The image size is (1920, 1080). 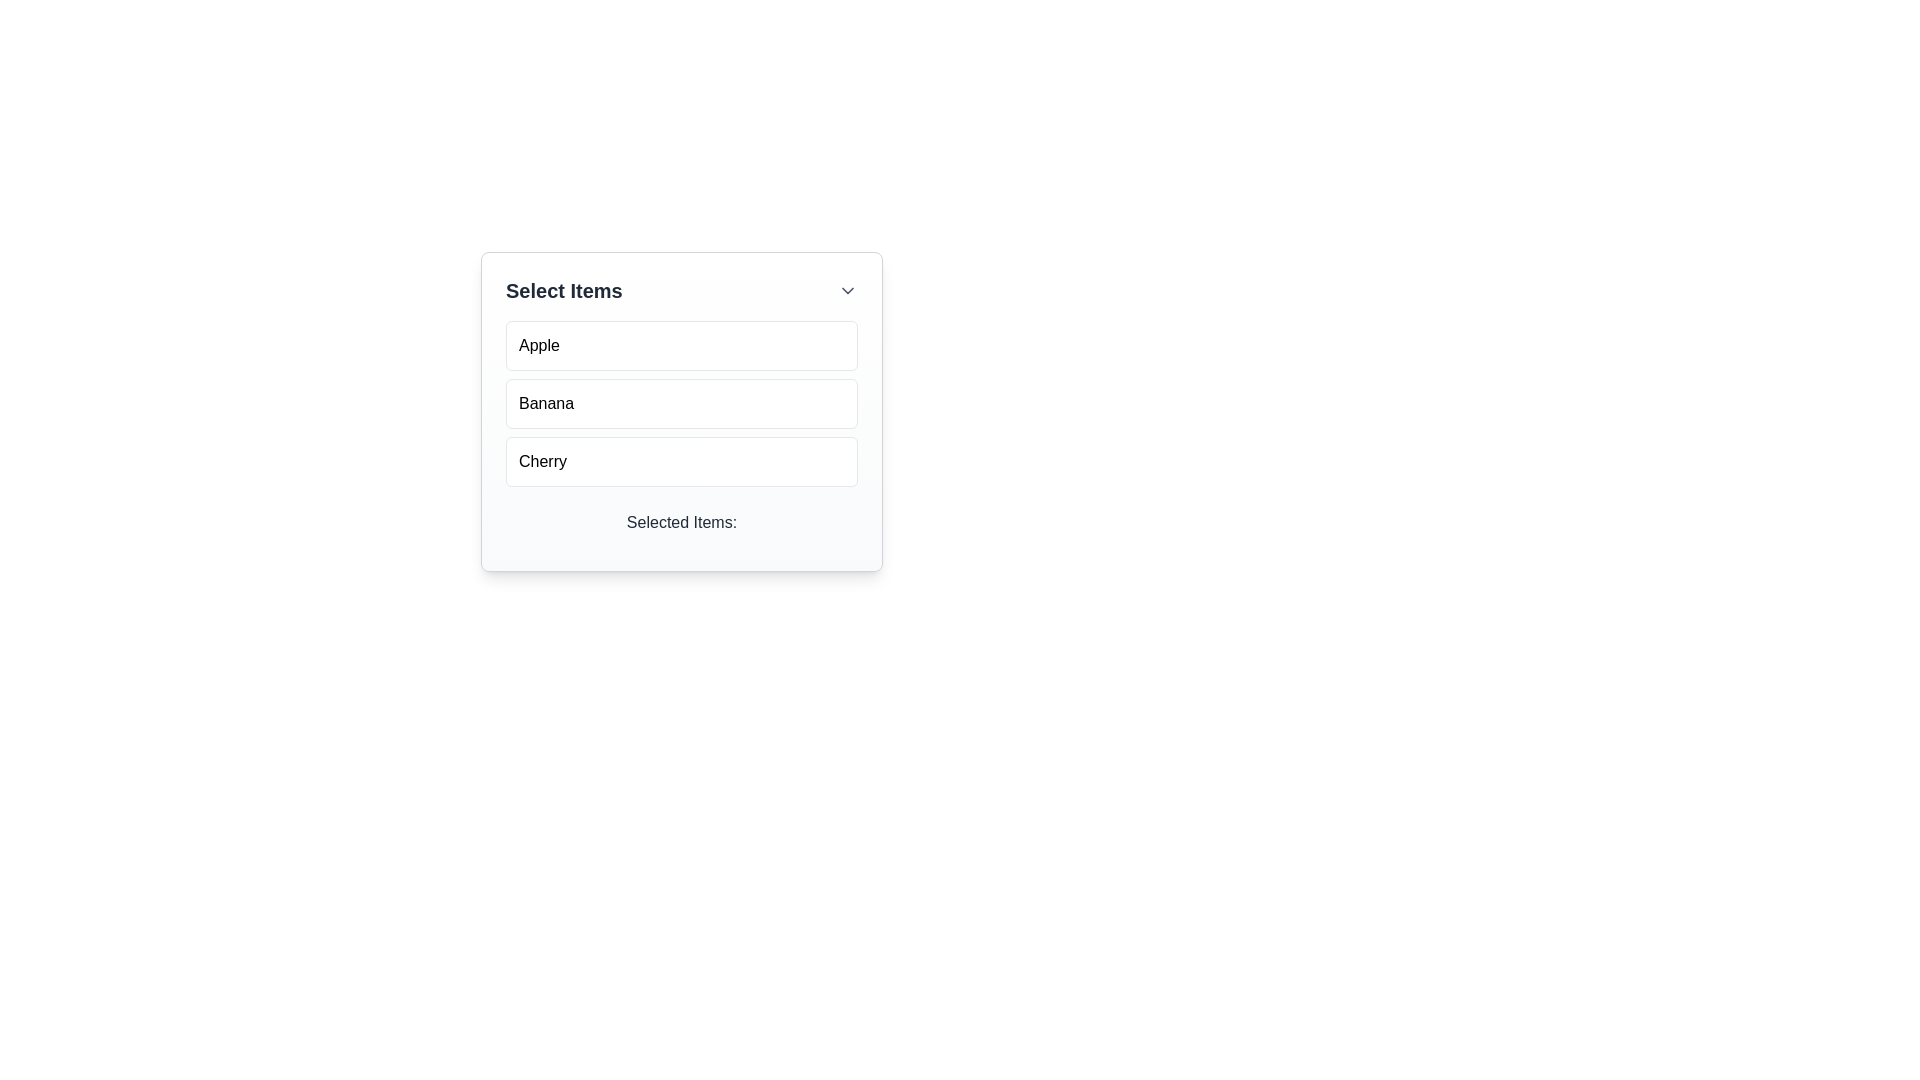 I want to click on the second selectable list item, which is positioned below 'Apple' and above 'Cherry', so click(x=681, y=404).